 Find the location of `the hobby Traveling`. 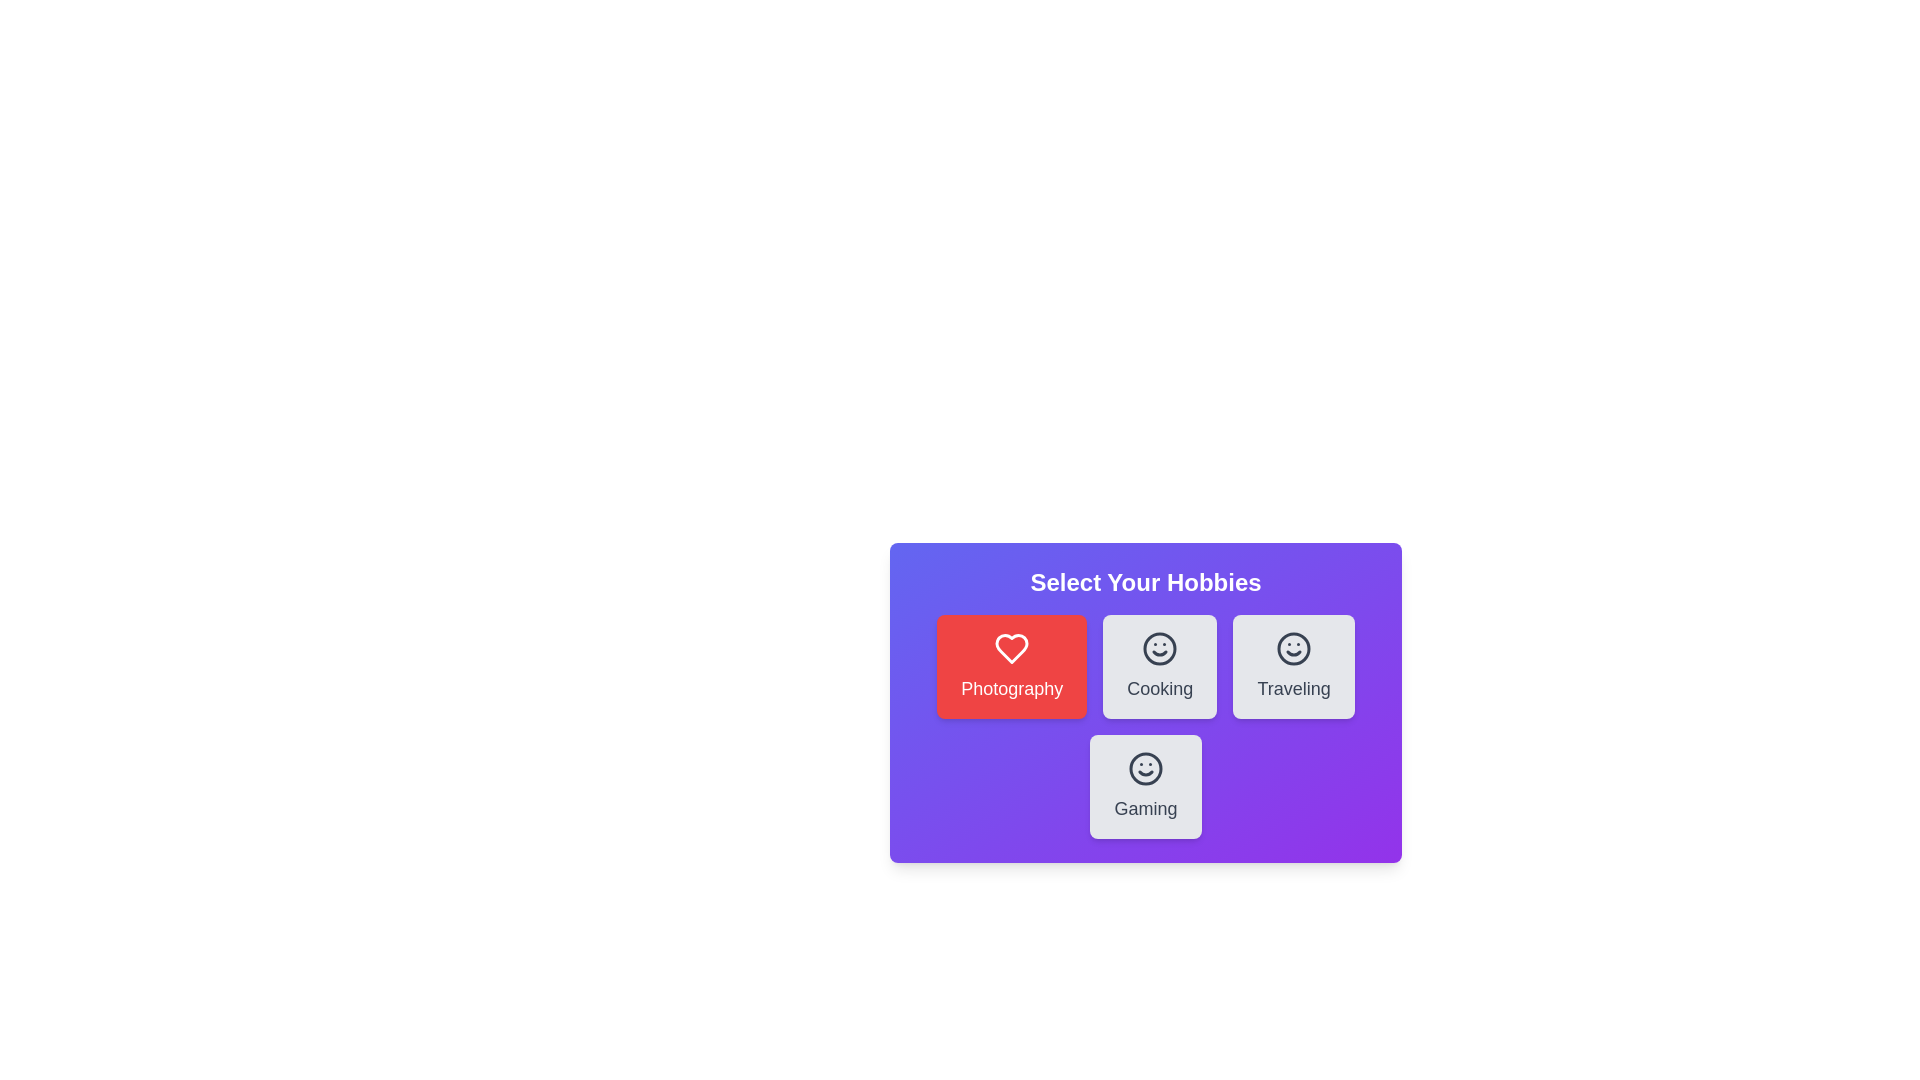

the hobby Traveling is located at coordinates (1294, 667).